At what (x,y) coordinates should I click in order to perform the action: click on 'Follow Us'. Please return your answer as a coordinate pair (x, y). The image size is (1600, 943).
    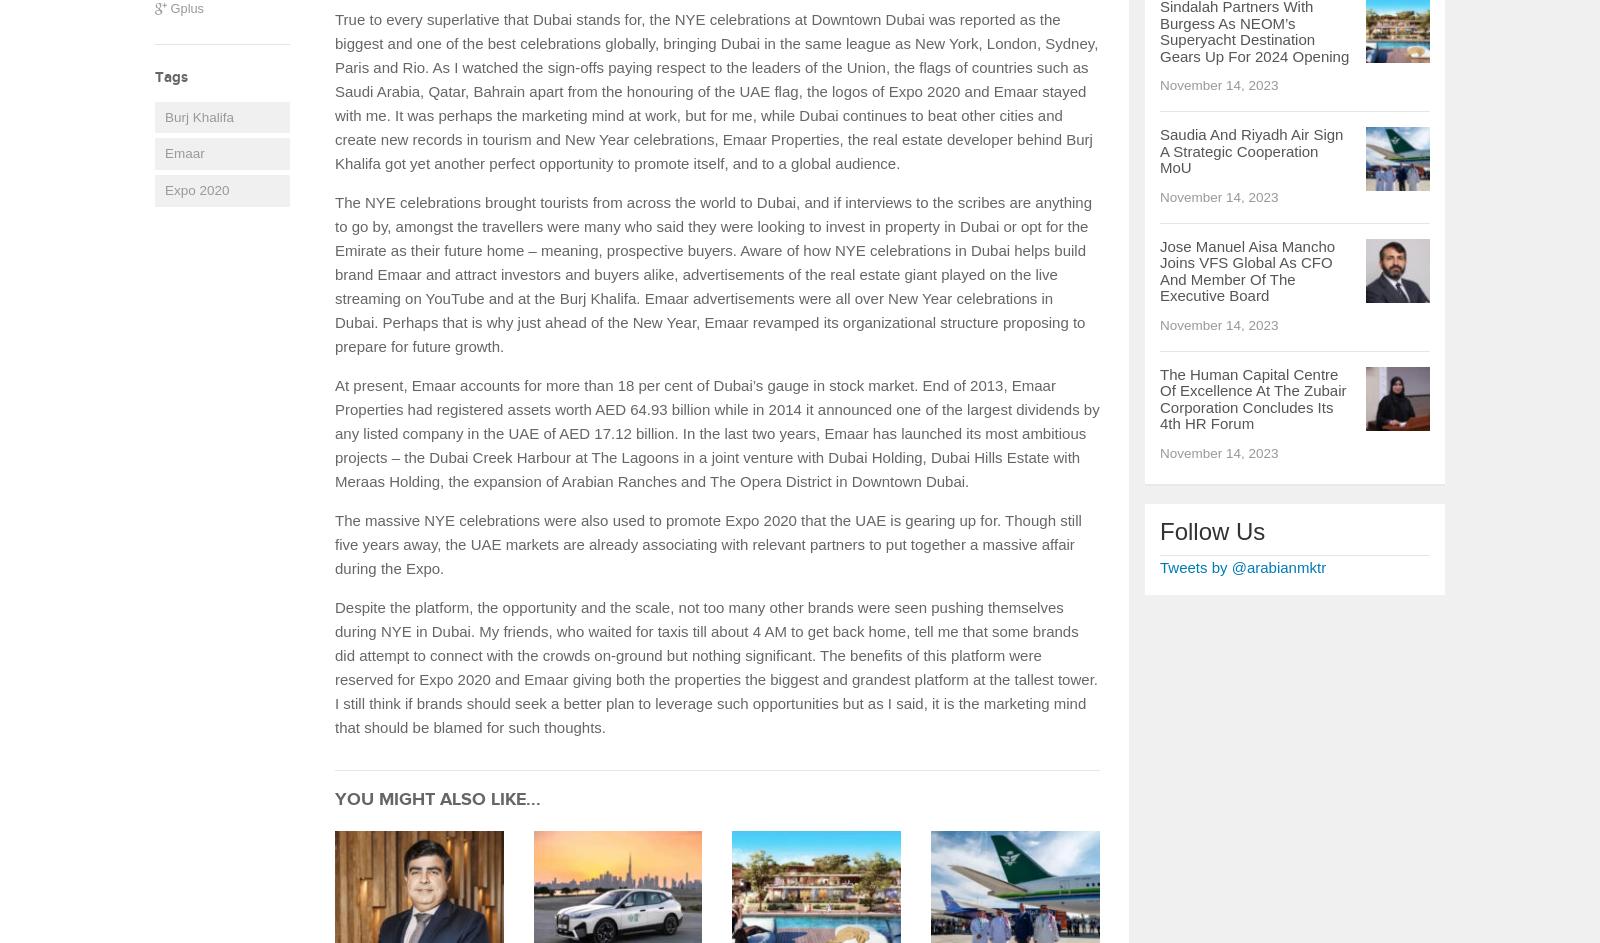
    Looking at the image, I should click on (1211, 530).